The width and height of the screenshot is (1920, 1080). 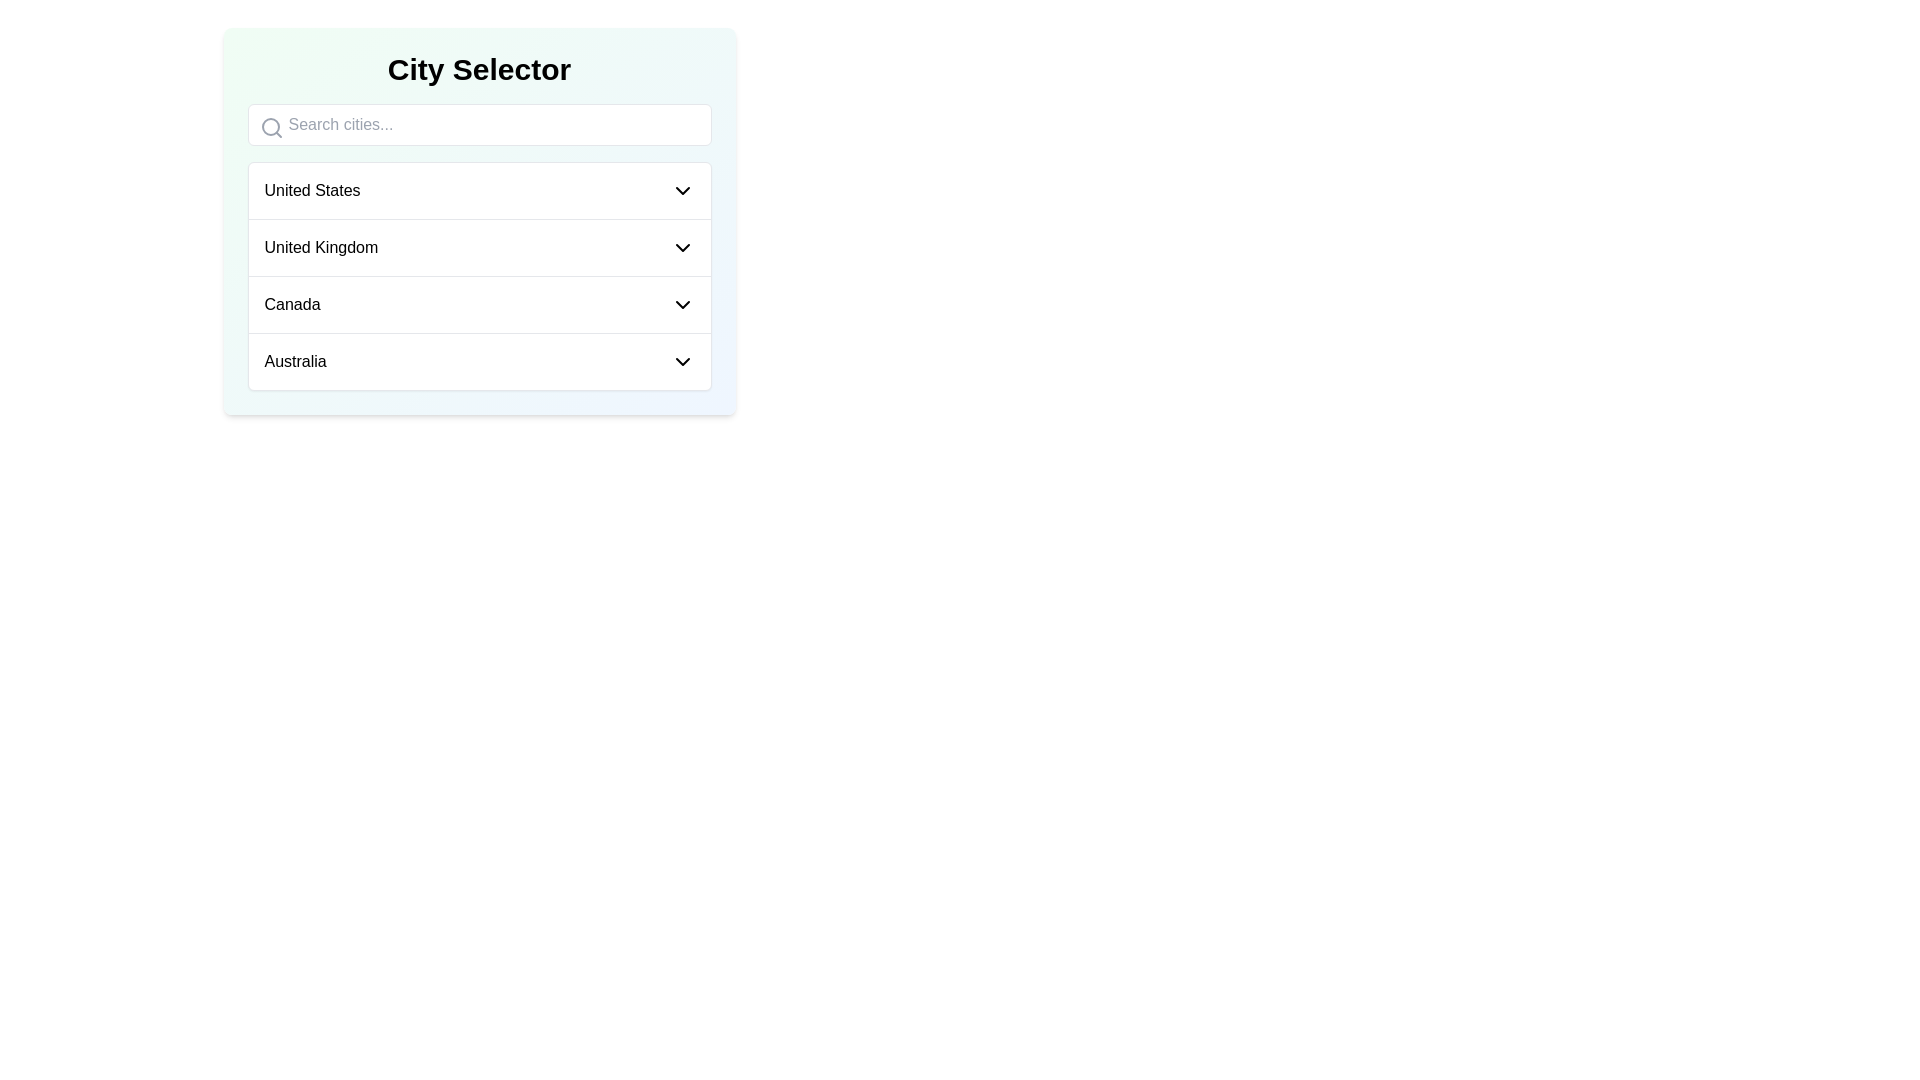 What do you see at coordinates (478, 191) in the screenshot?
I see `the topmost list item labeled 'United States'` at bounding box center [478, 191].